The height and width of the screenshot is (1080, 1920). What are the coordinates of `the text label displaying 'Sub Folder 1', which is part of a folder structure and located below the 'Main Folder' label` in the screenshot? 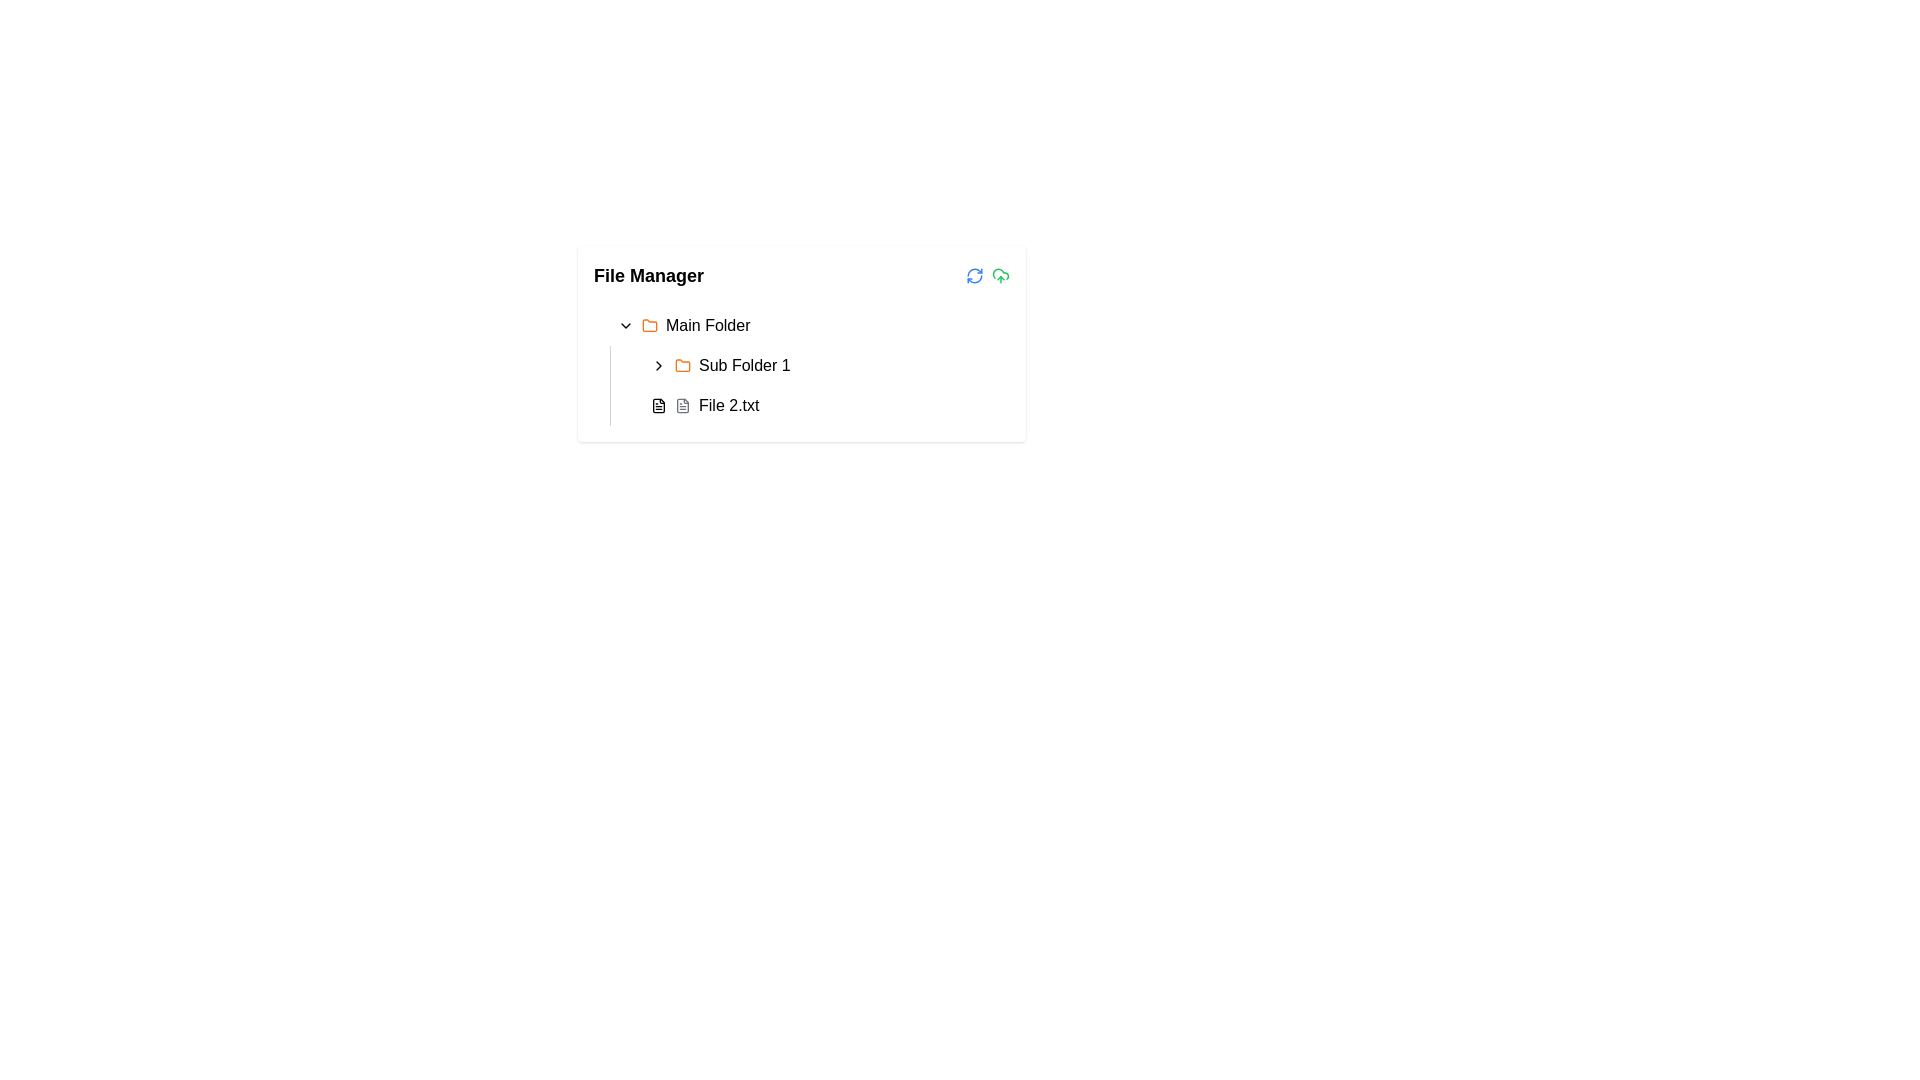 It's located at (743, 366).